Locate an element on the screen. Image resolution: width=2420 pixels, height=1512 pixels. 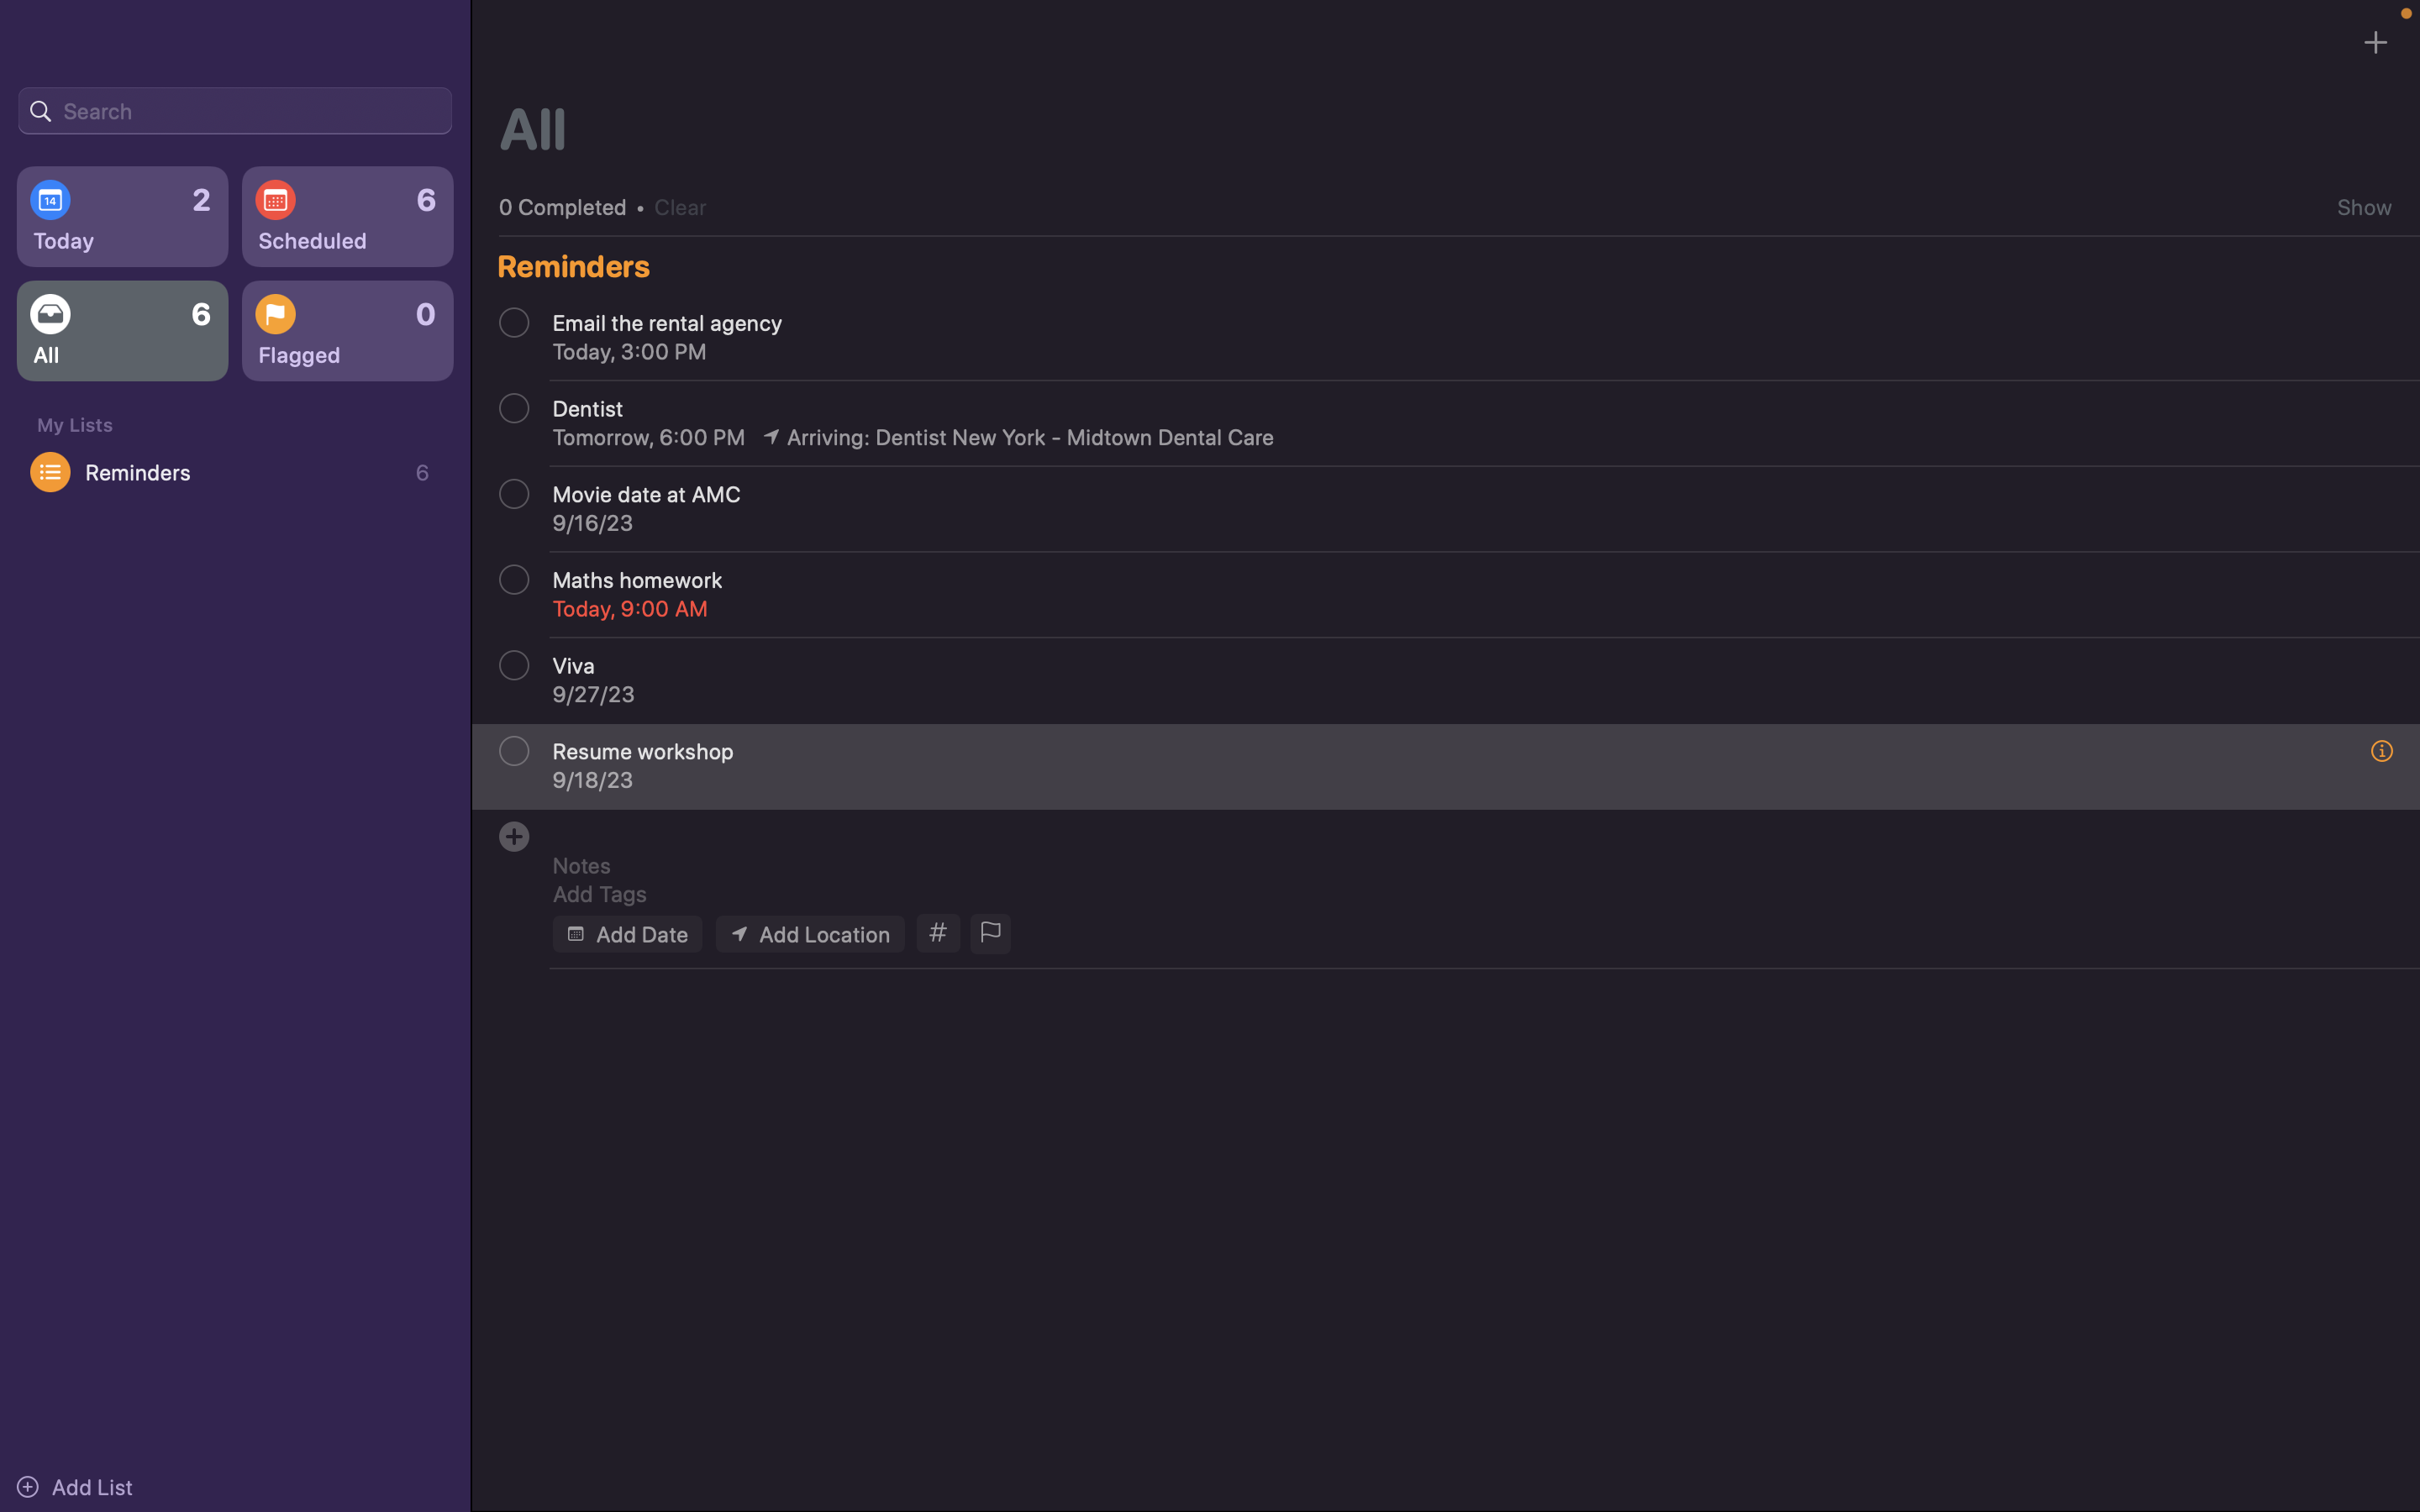
the location of the event to "Mellon Institute is located at coordinates (808, 932).